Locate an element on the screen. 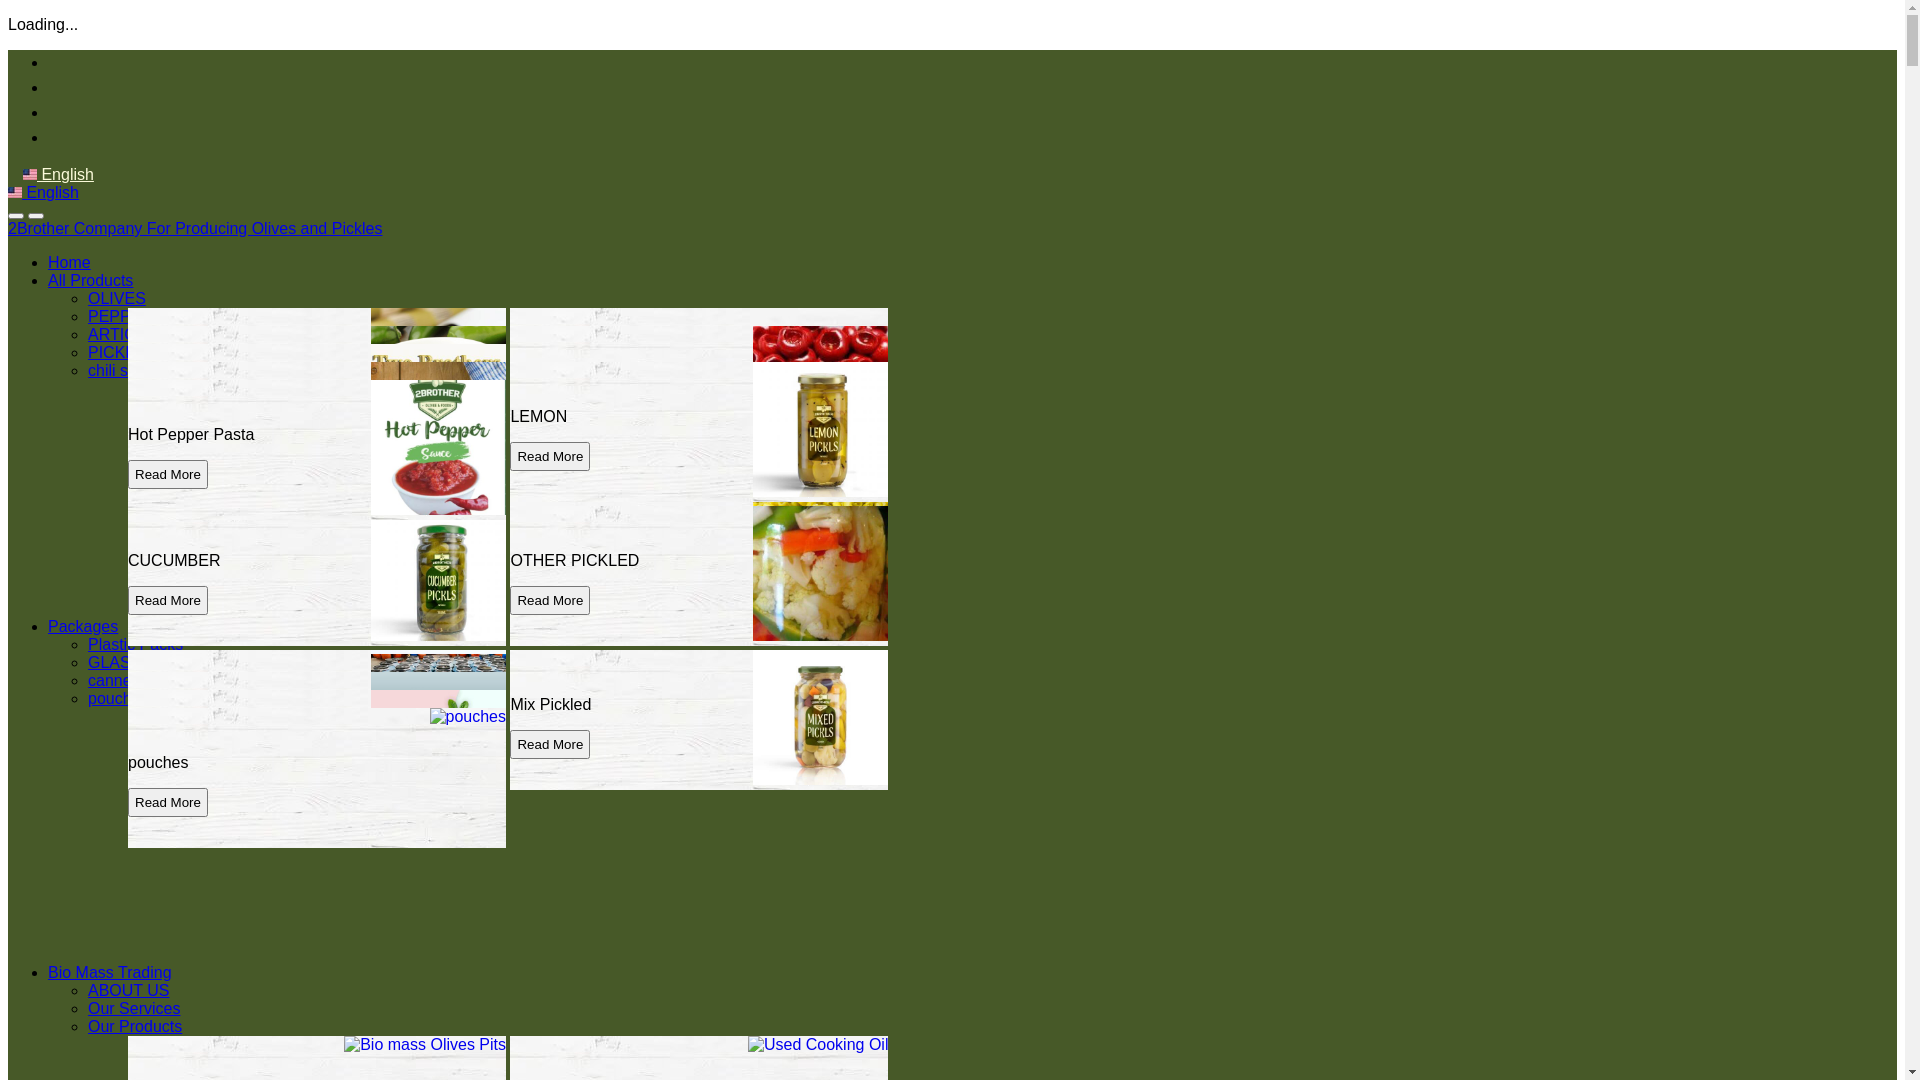 This screenshot has height=1080, width=1920. 'Read More' is located at coordinates (550, 402).